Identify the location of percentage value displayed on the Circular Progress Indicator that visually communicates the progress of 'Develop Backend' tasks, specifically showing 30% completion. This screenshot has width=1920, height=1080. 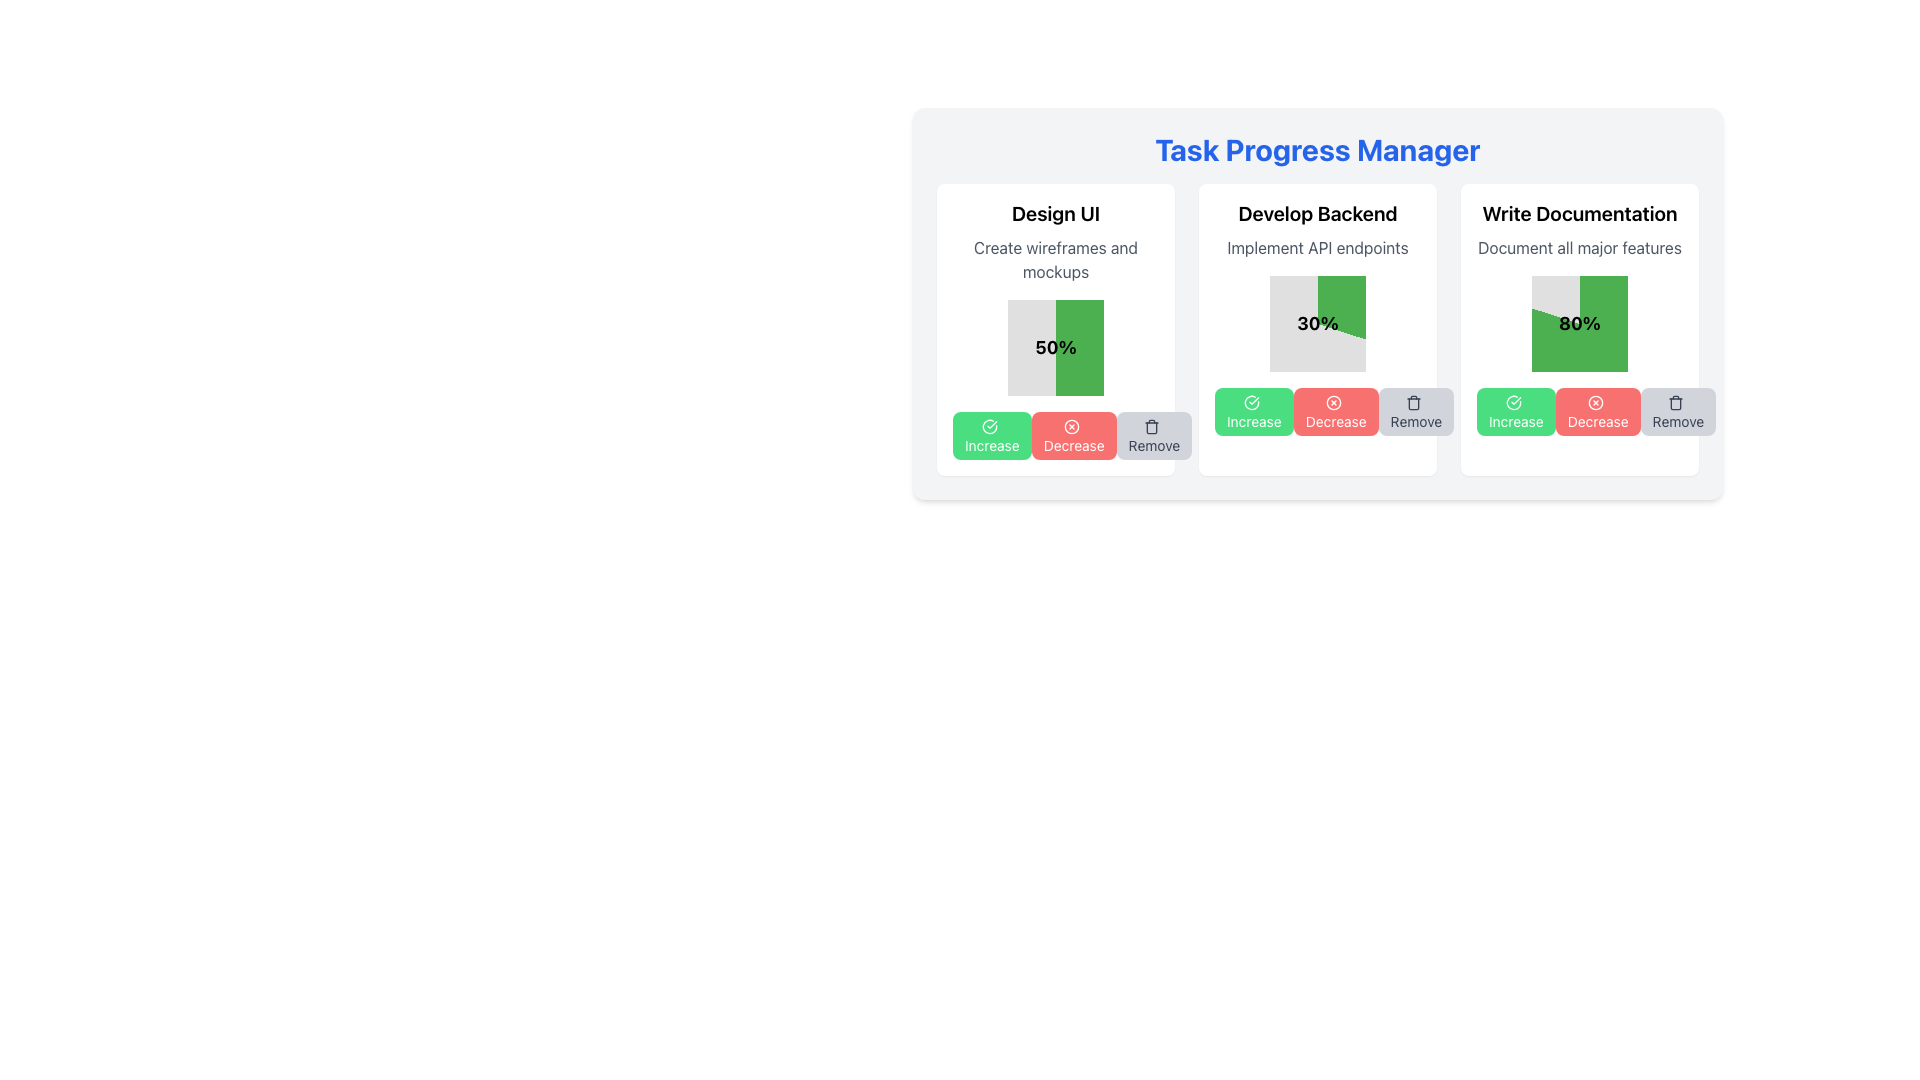
(1318, 329).